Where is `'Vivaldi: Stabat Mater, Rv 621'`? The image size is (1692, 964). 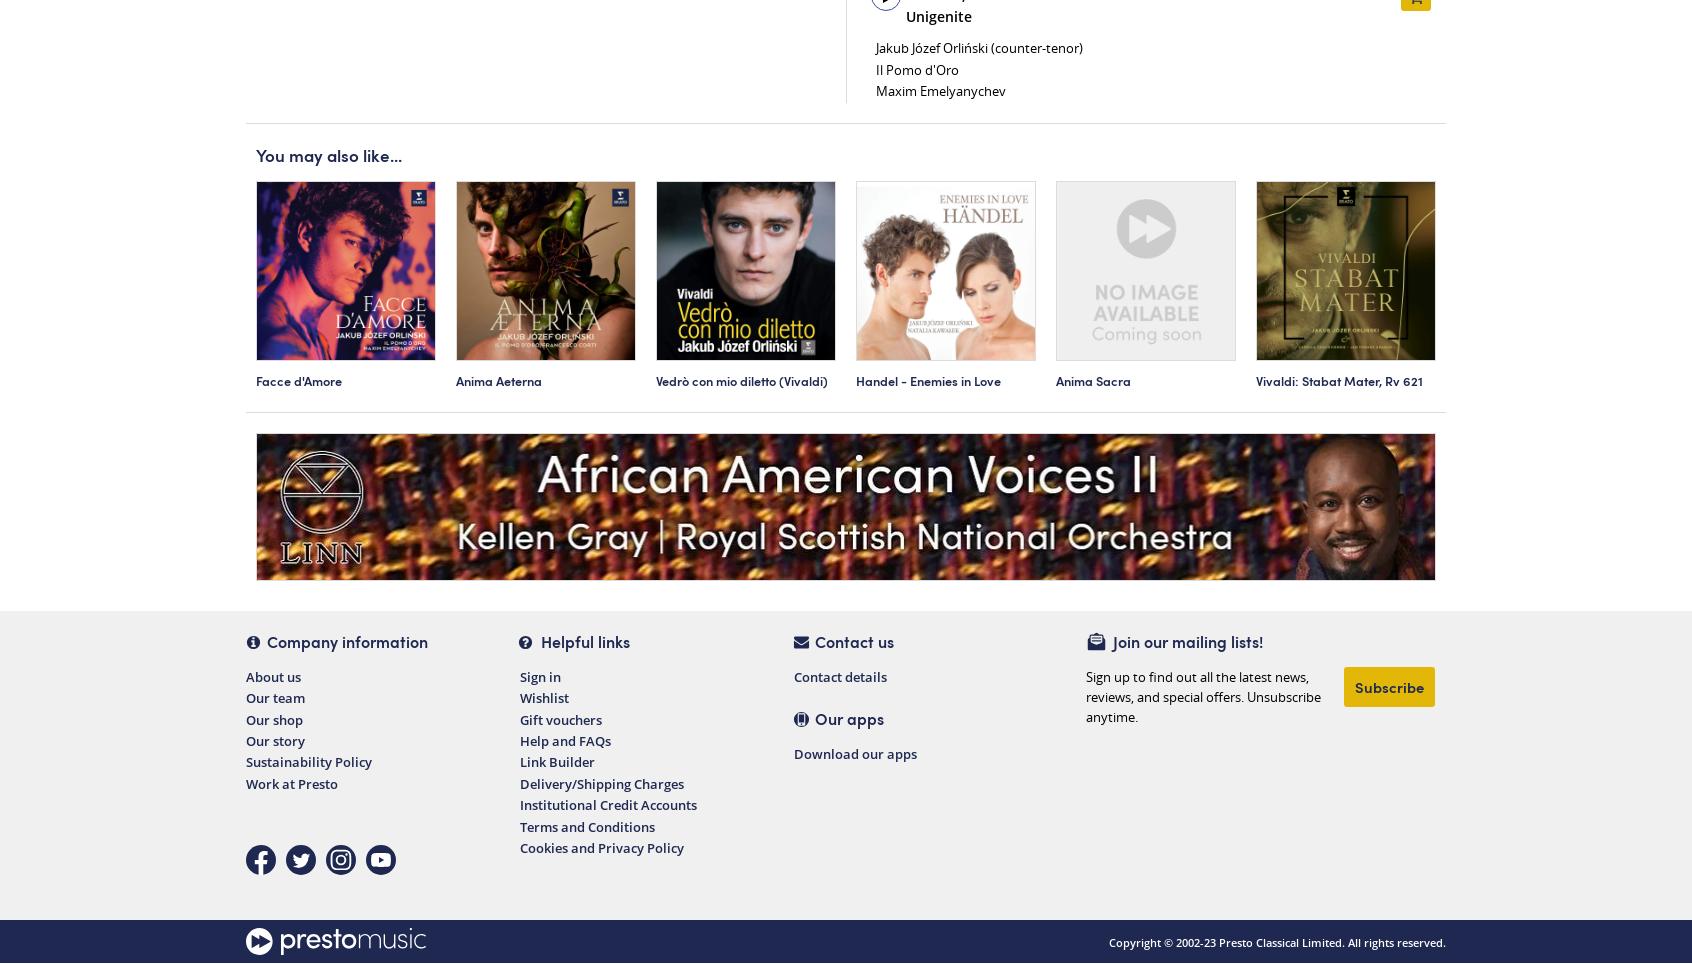
'Vivaldi: Stabat Mater, Rv 621' is located at coordinates (1338, 380).